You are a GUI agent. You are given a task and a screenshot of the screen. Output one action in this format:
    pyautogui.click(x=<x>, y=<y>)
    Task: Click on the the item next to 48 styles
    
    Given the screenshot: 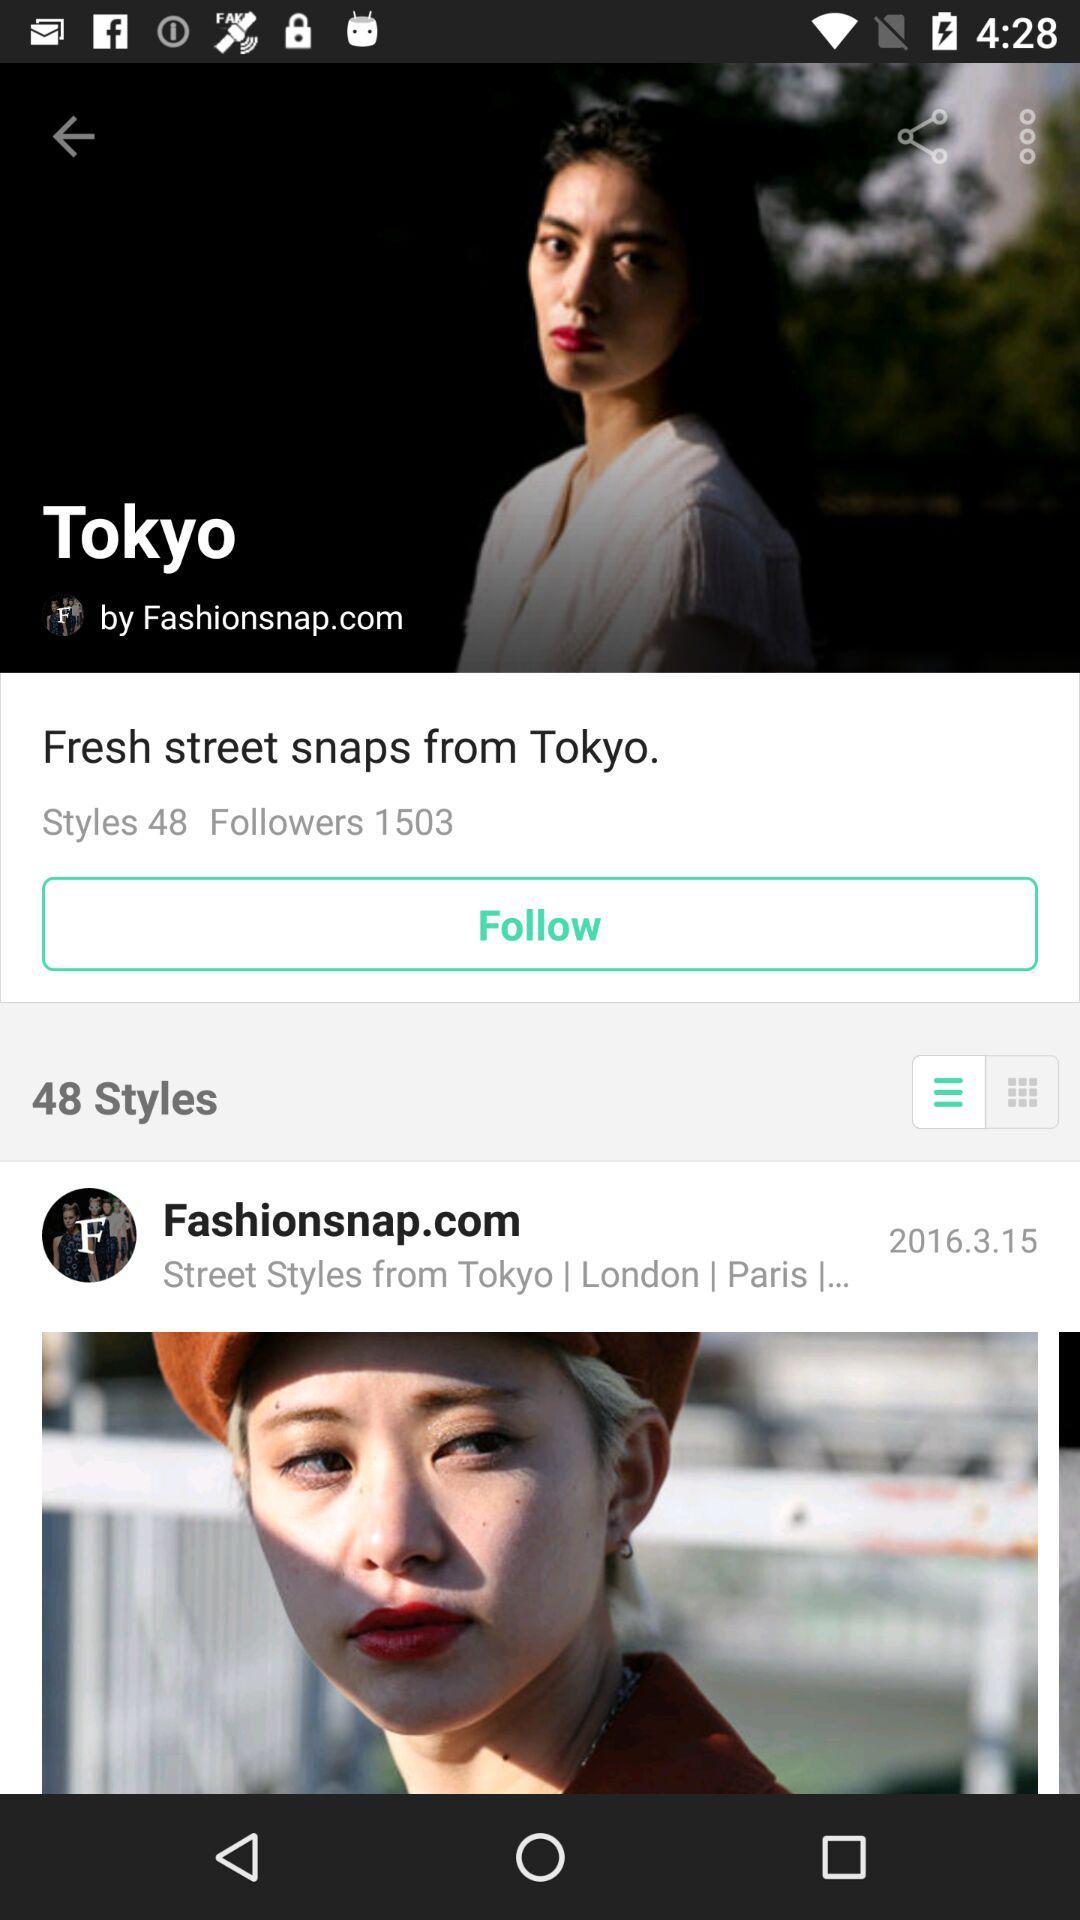 What is the action you would take?
    pyautogui.click(x=947, y=1090)
    